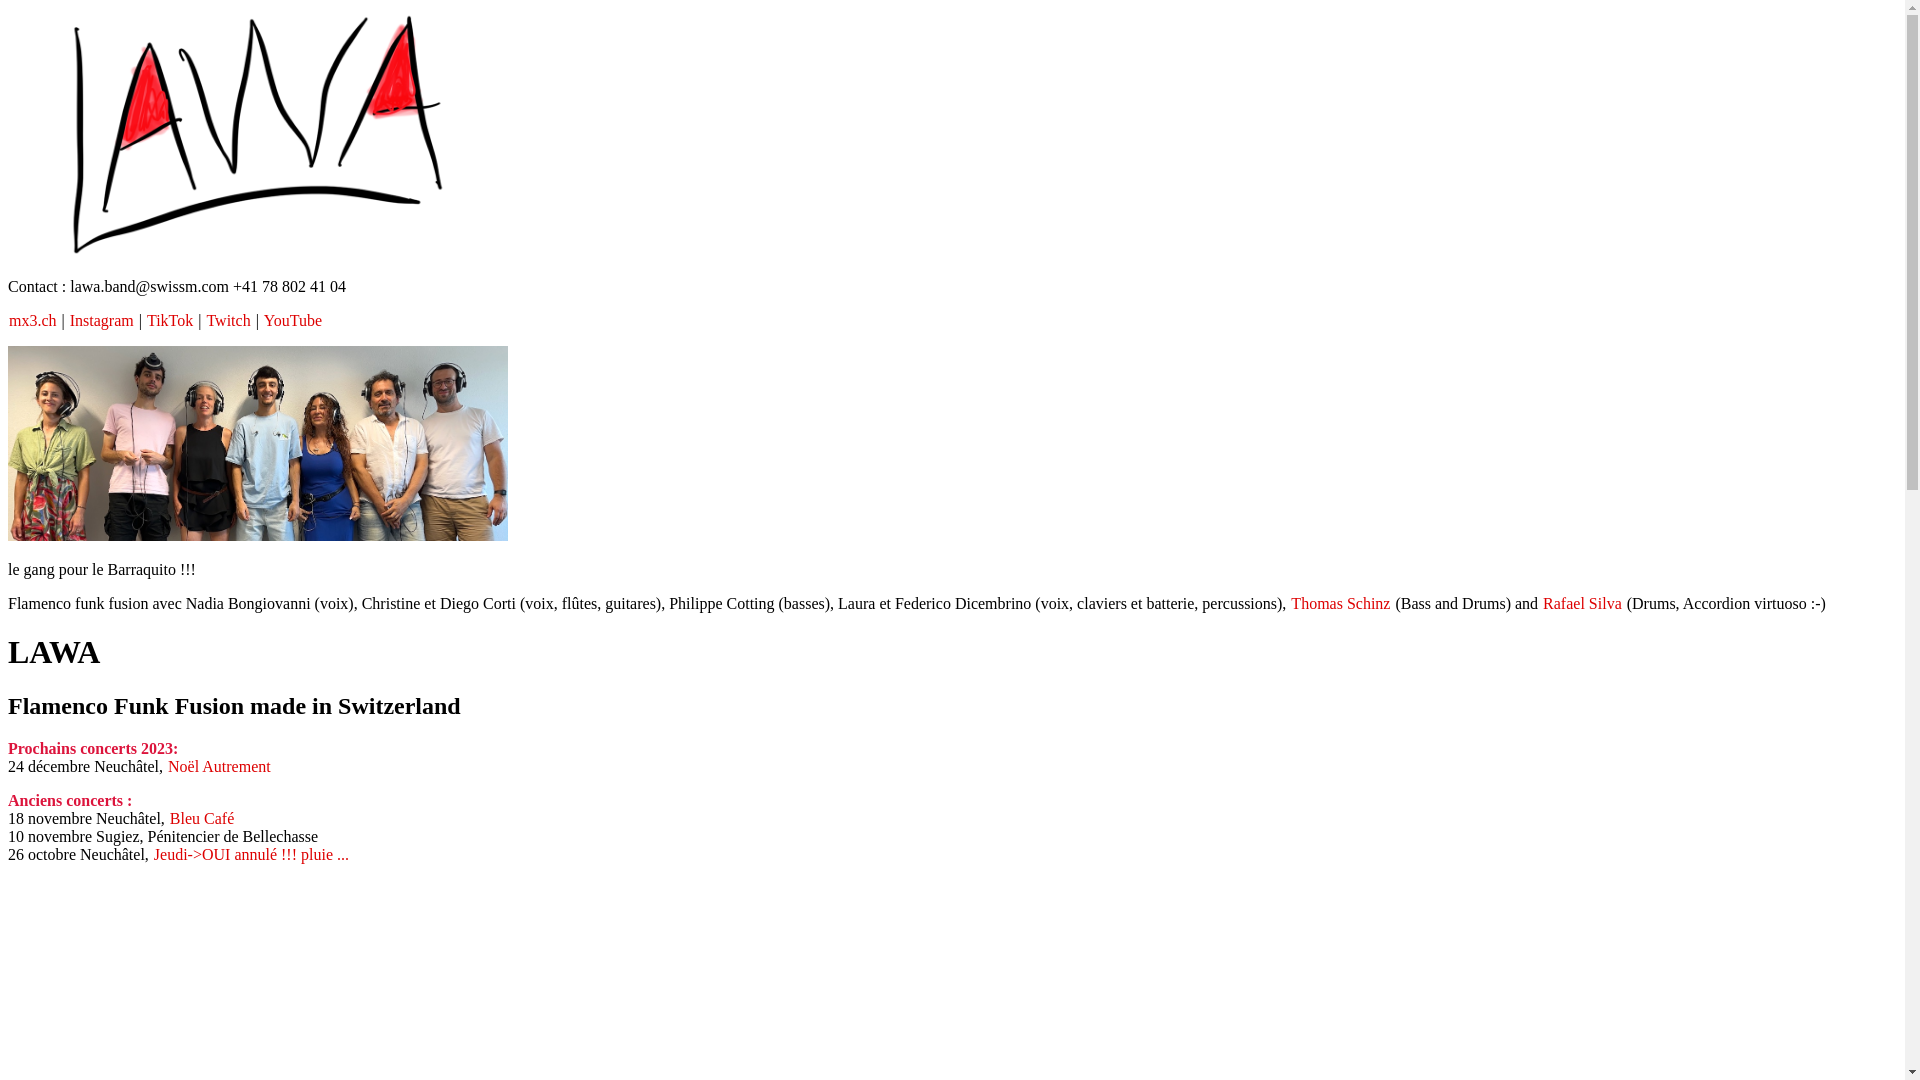 The image size is (1920, 1080). Describe the element at coordinates (169, 318) in the screenshot. I see `'TikTok'` at that location.